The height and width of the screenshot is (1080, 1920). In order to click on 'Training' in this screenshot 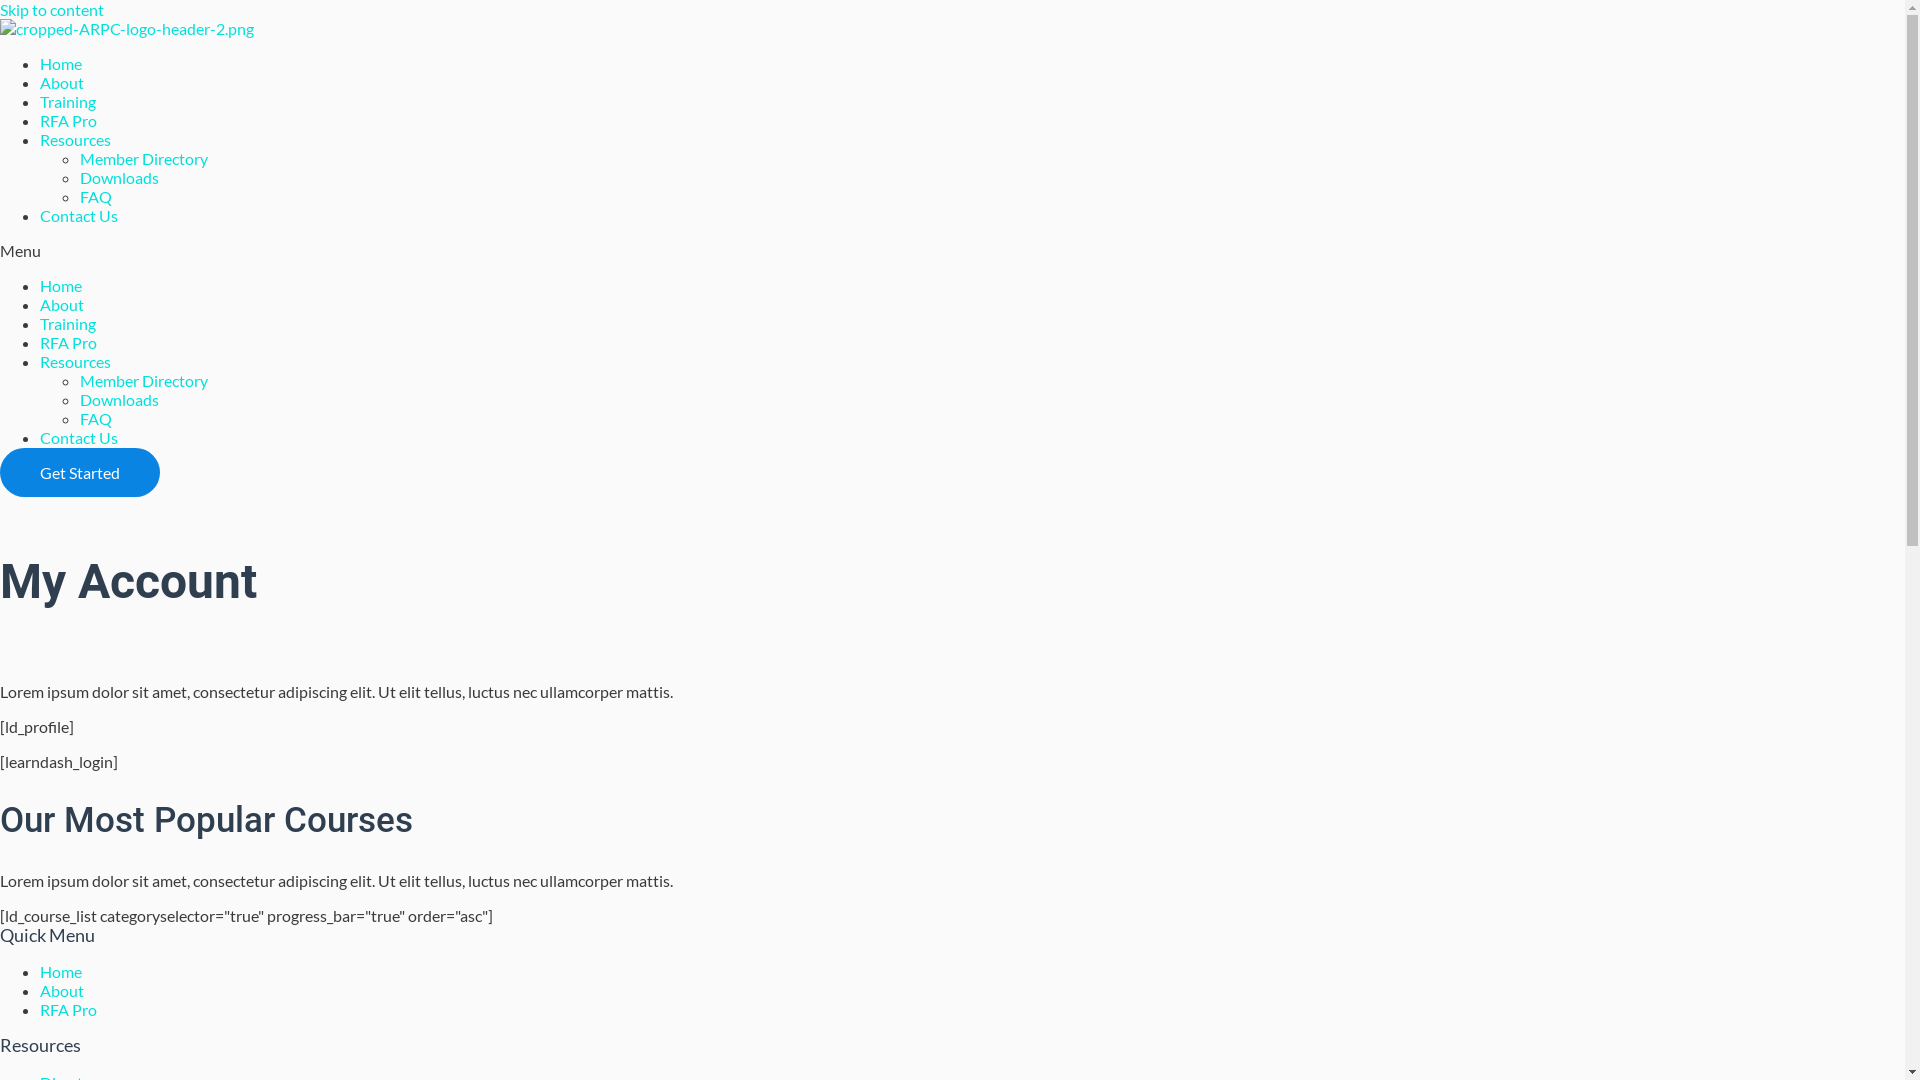, I will do `click(39, 101)`.